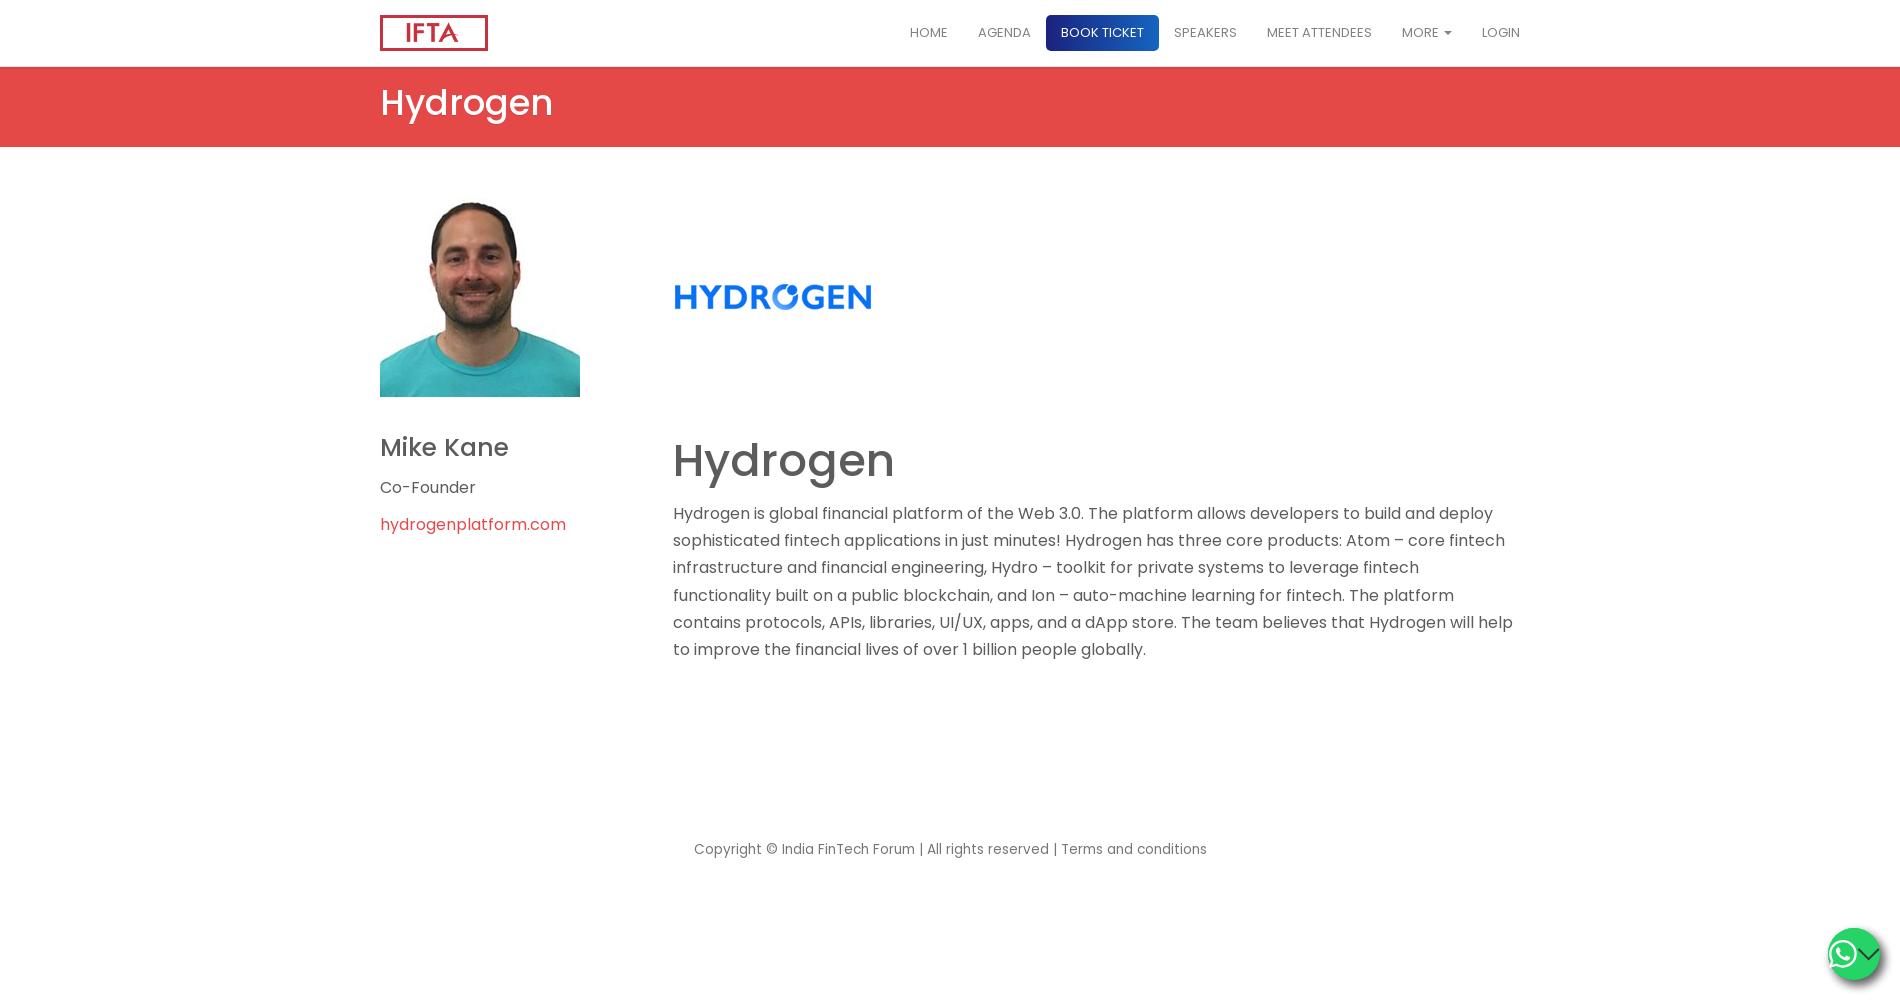  I want to click on 'Login', so click(1501, 32).